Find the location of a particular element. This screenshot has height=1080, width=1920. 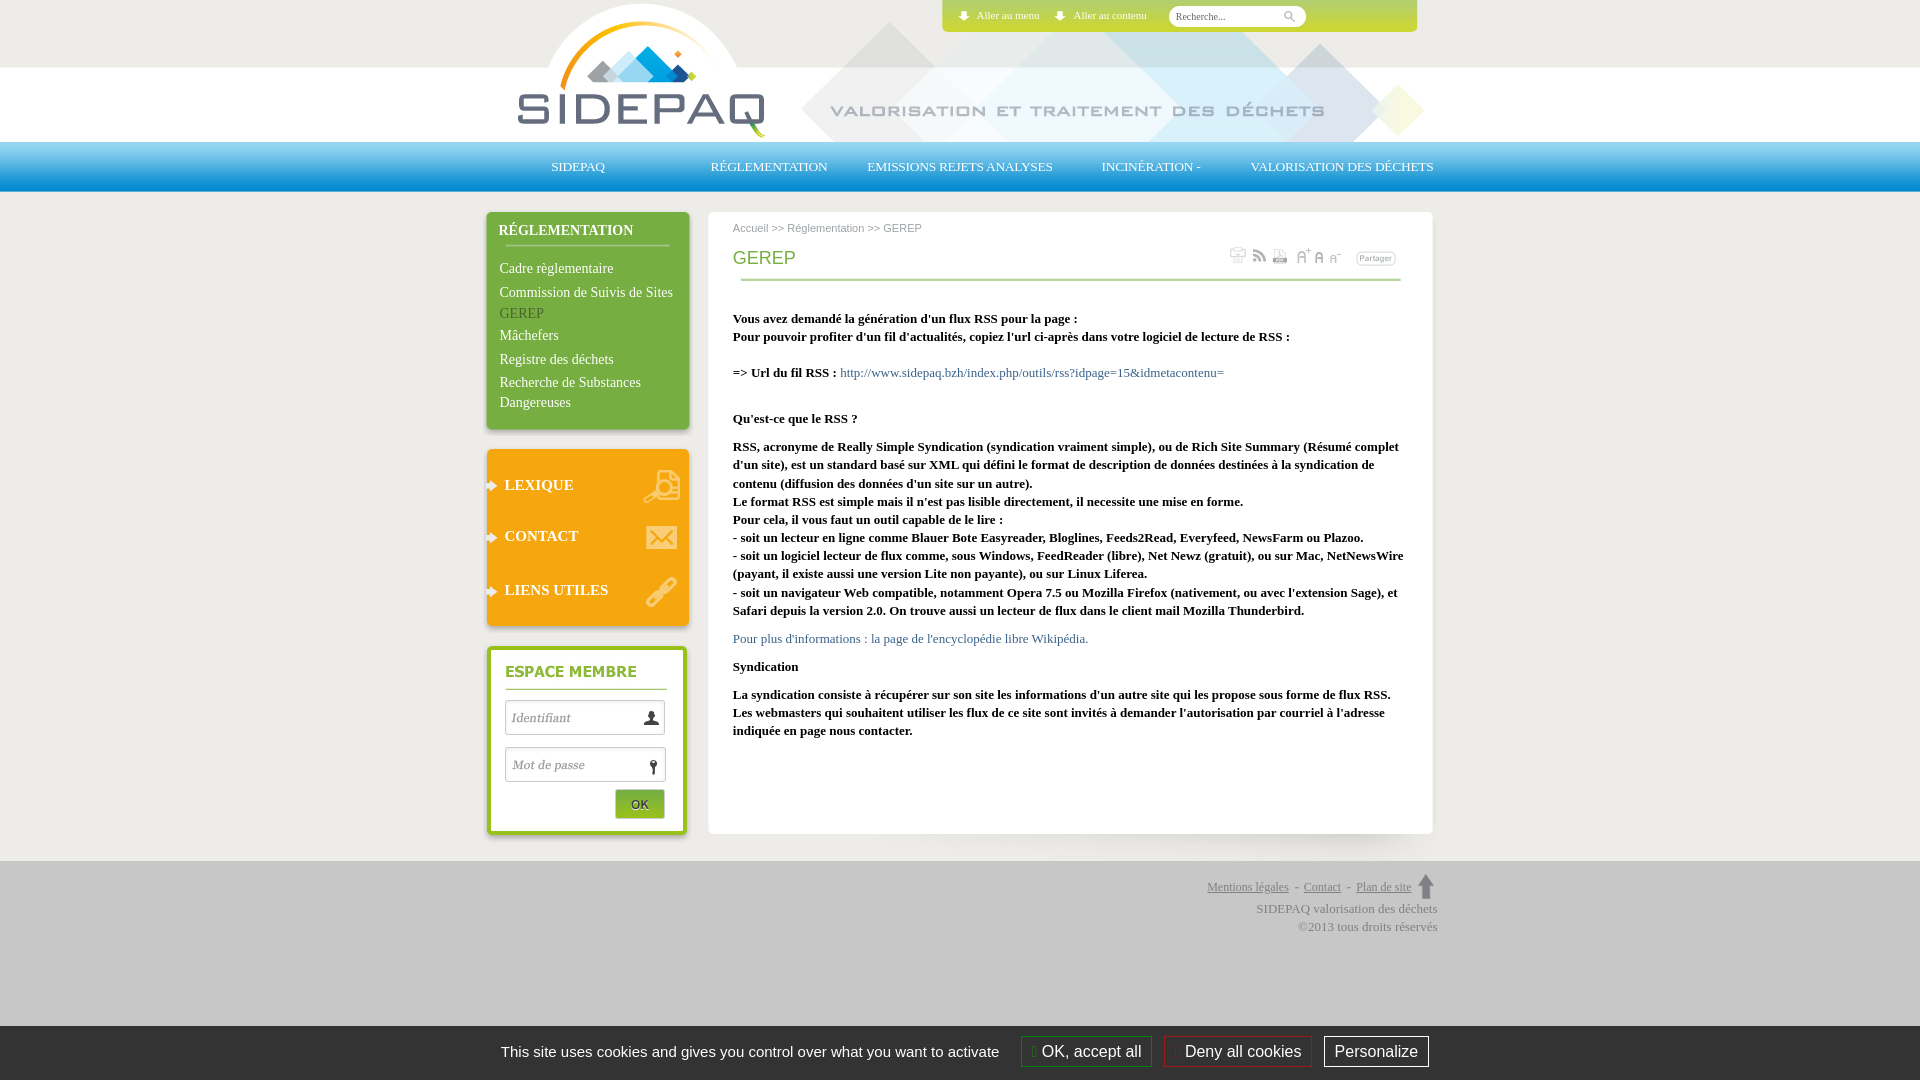

'GEREP' is located at coordinates (591, 313).